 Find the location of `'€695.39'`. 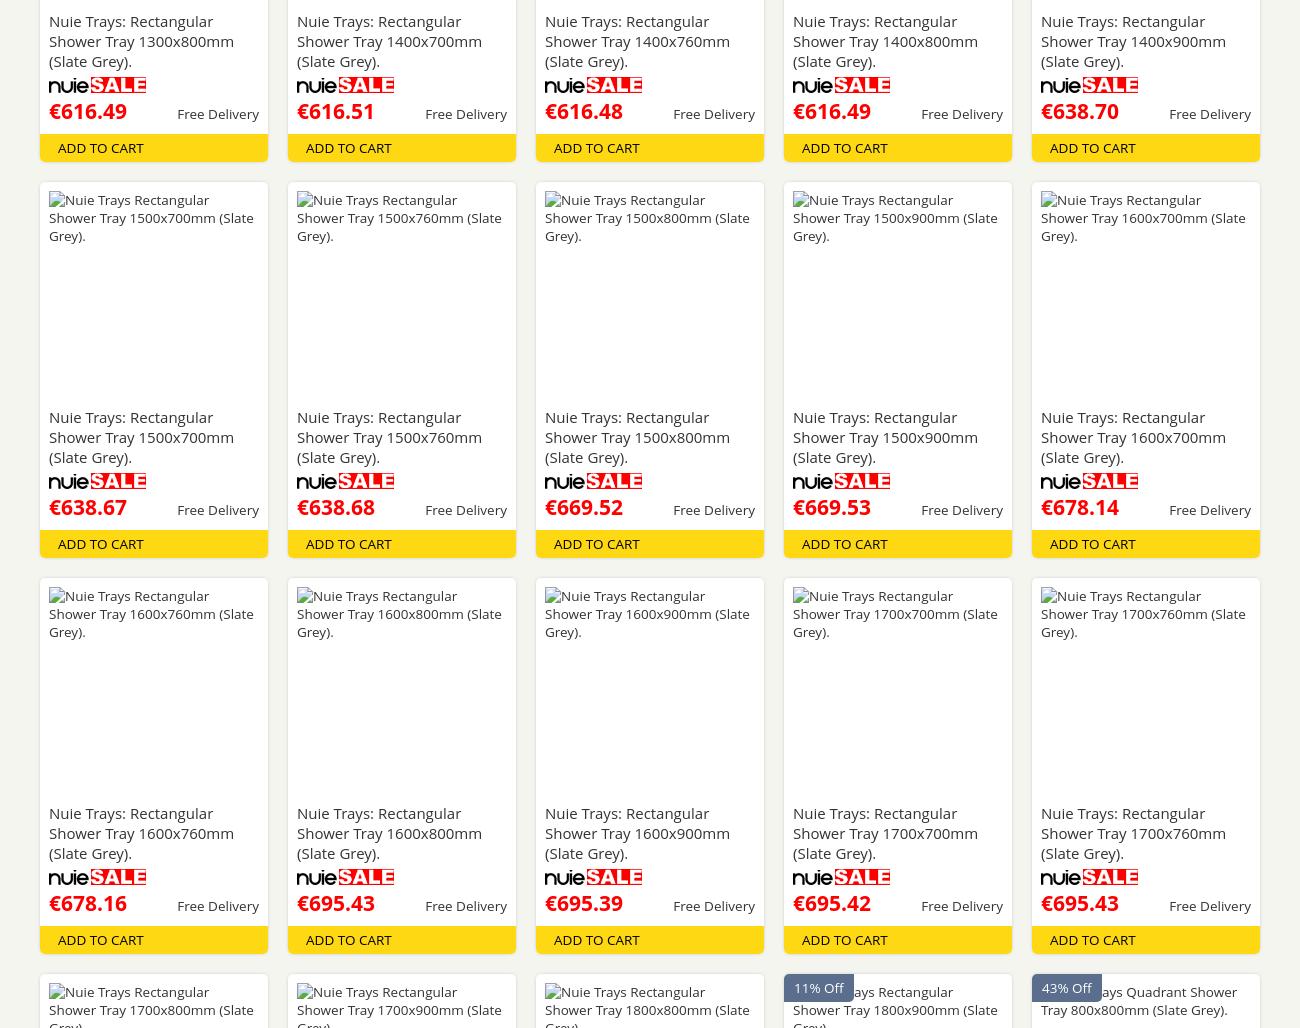

'€695.39' is located at coordinates (582, 902).